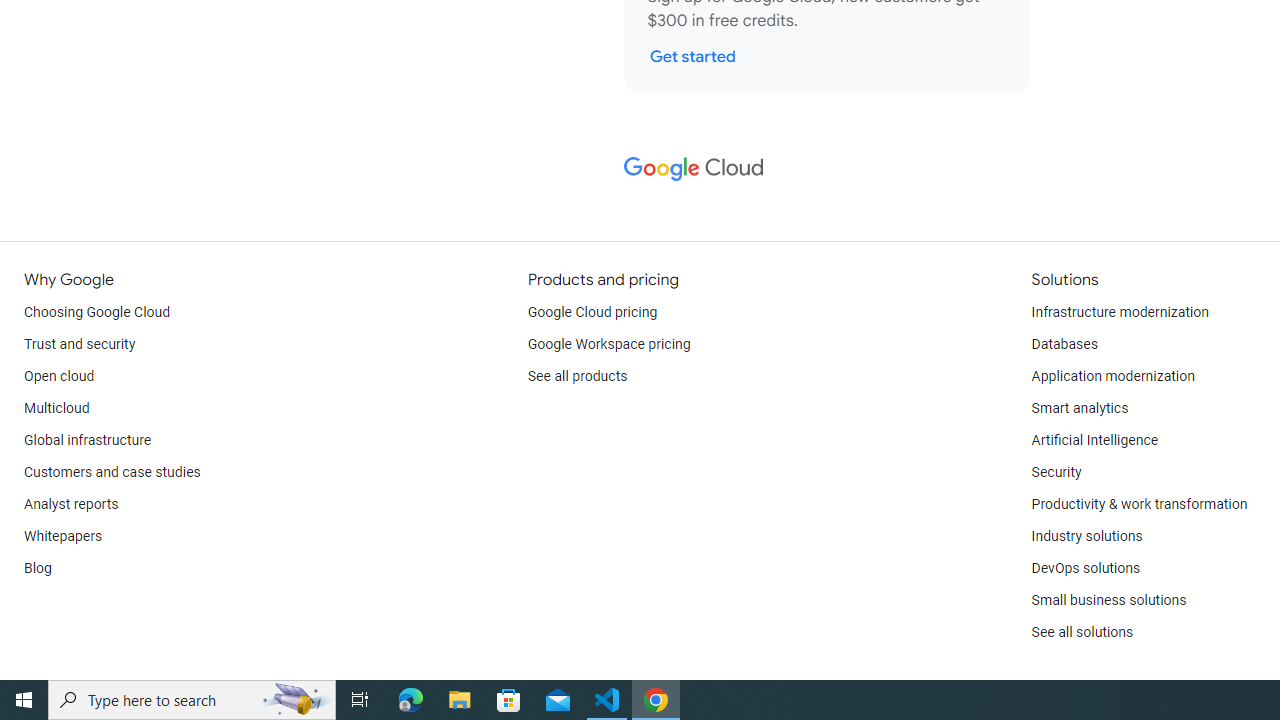 This screenshot has width=1280, height=720. I want to click on 'Customers and case studies', so click(111, 473).